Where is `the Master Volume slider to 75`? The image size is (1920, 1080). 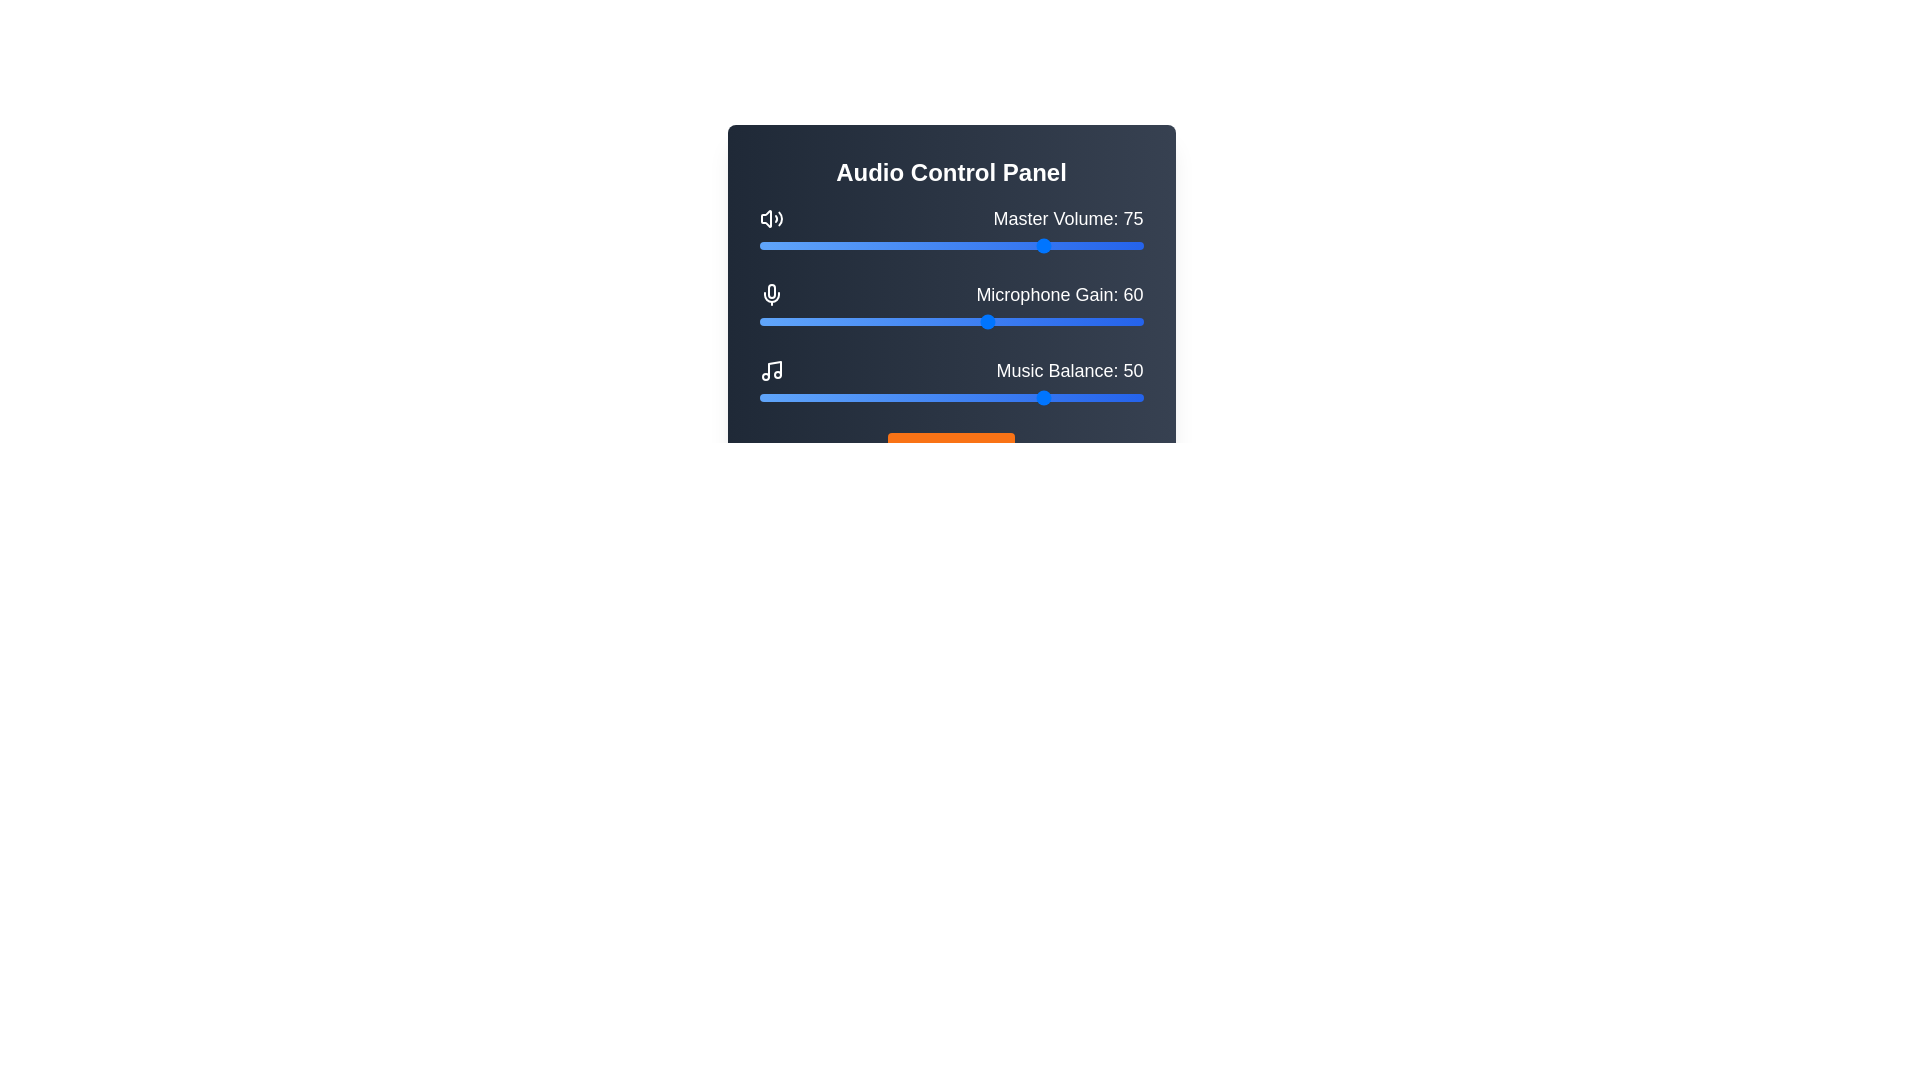
the Master Volume slider to 75 is located at coordinates (1046, 245).